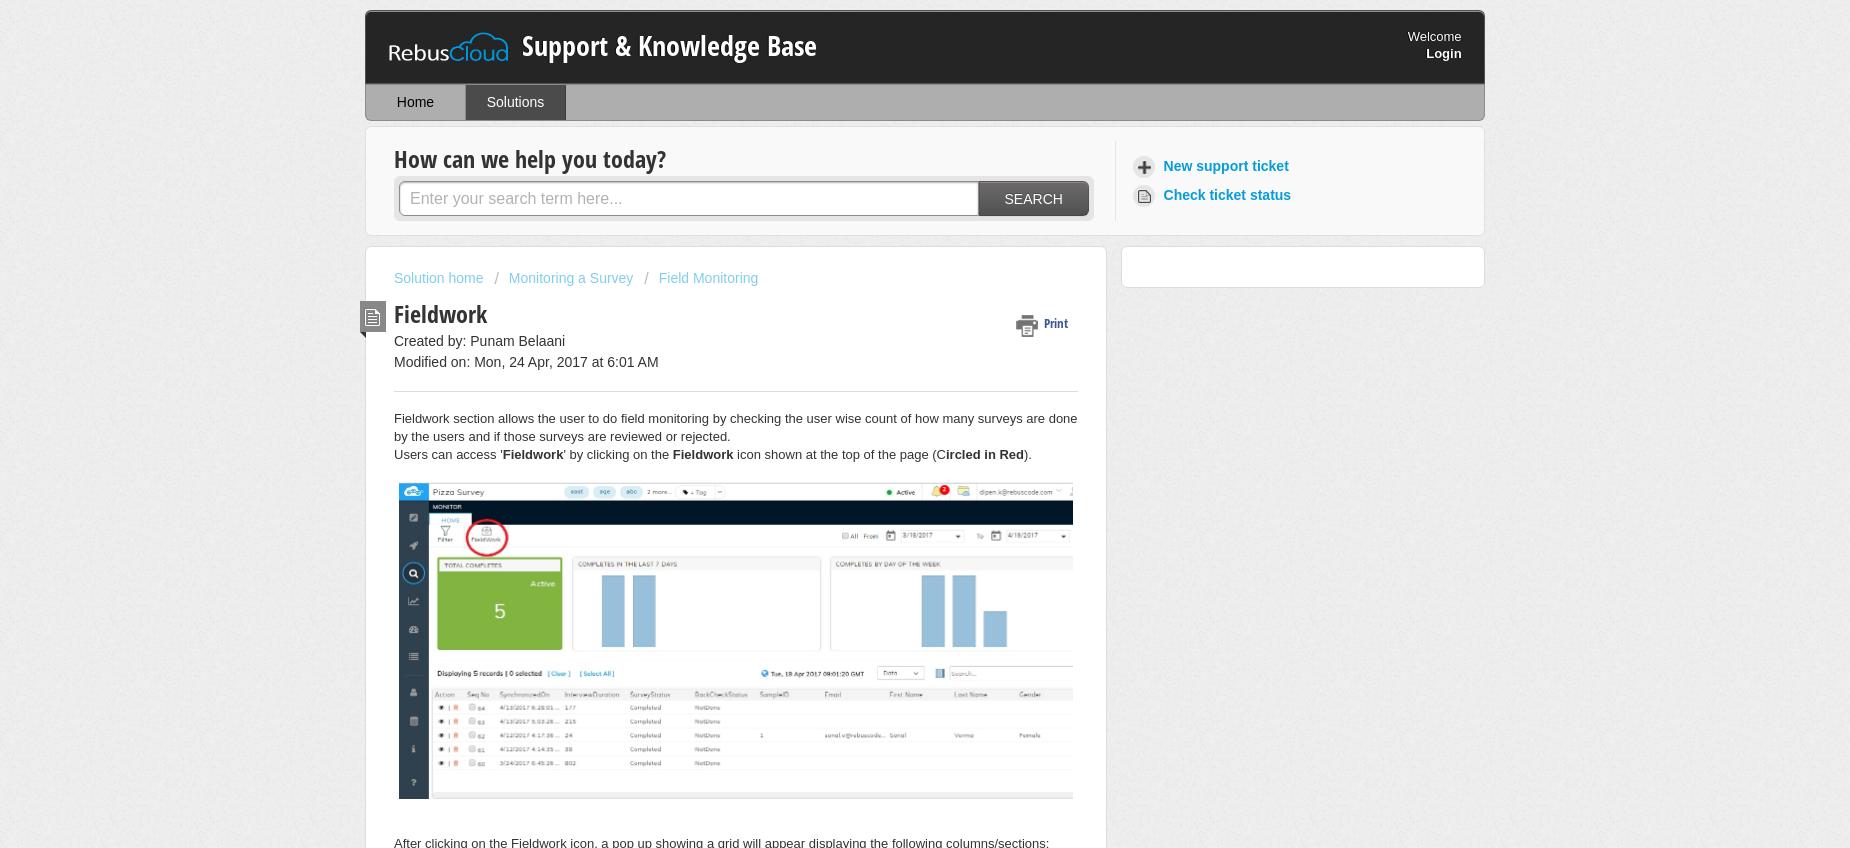 Image resolution: width=1850 pixels, height=848 pixels. What do you see at coordinates (393, 338) in the screenshot?
I see `'Created by: Punam Belaani'` at bounding box center [393, 338].